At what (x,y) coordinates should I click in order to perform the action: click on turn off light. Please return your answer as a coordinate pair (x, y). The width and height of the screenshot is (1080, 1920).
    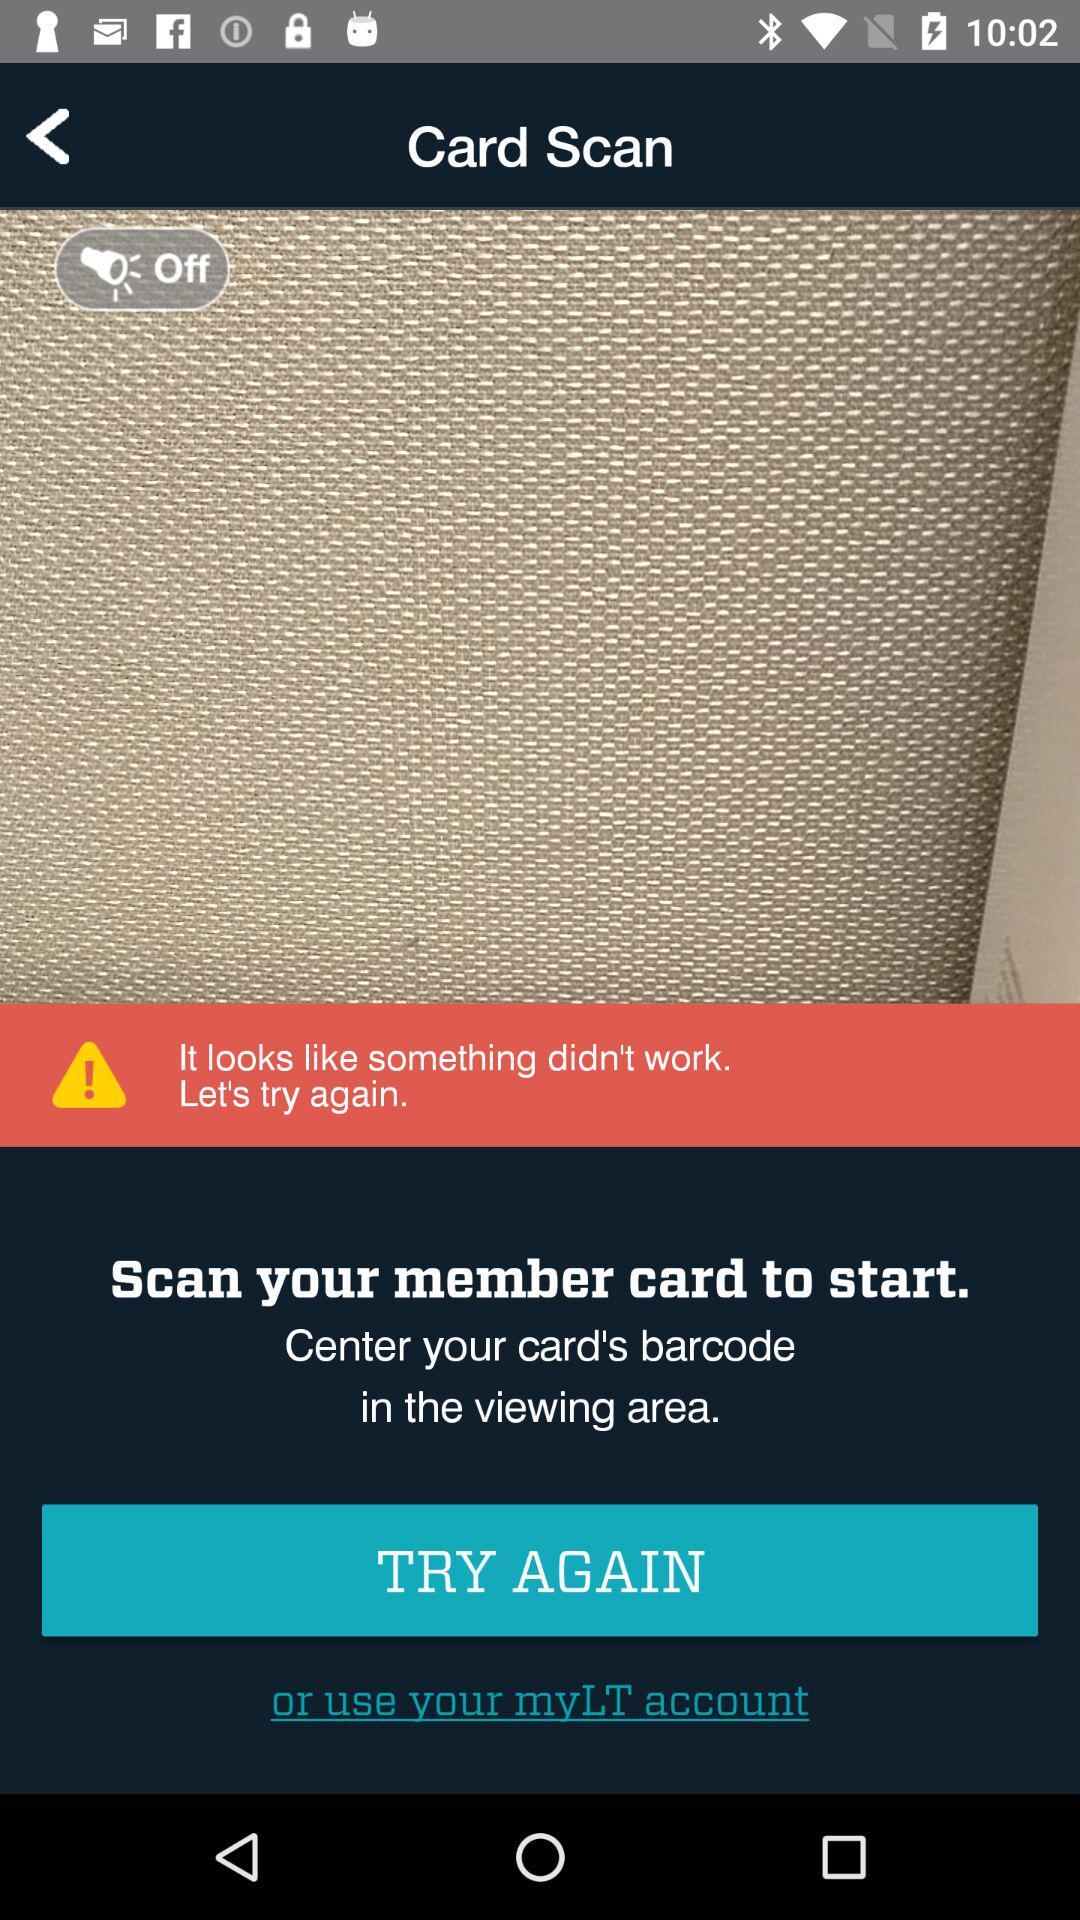
    Looking at the image, I should click on (141, 268).